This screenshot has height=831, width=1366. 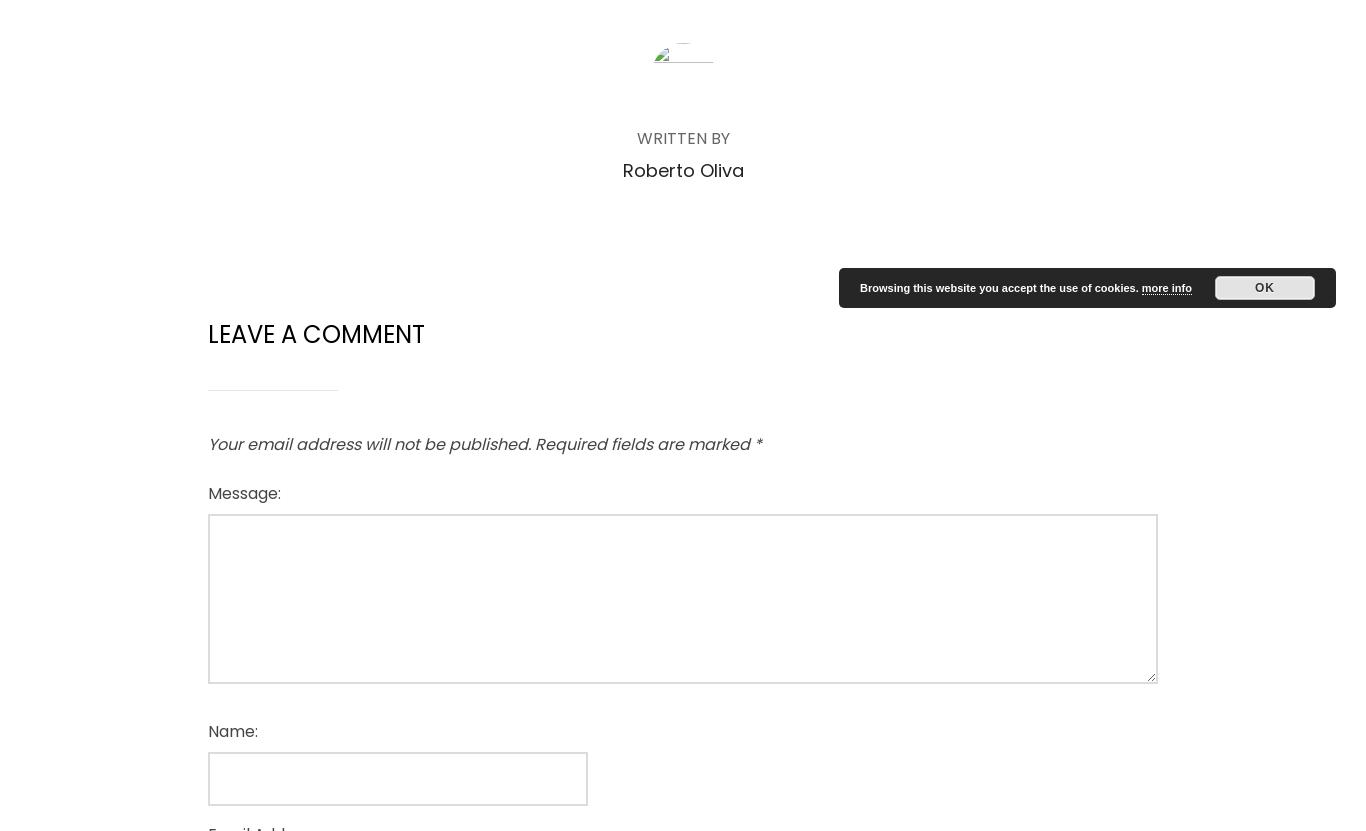 What do you see at coordinates (368, 443) in the screenshot?
I see `'Your email address will not be published.'` at bounding box center [368, 443].